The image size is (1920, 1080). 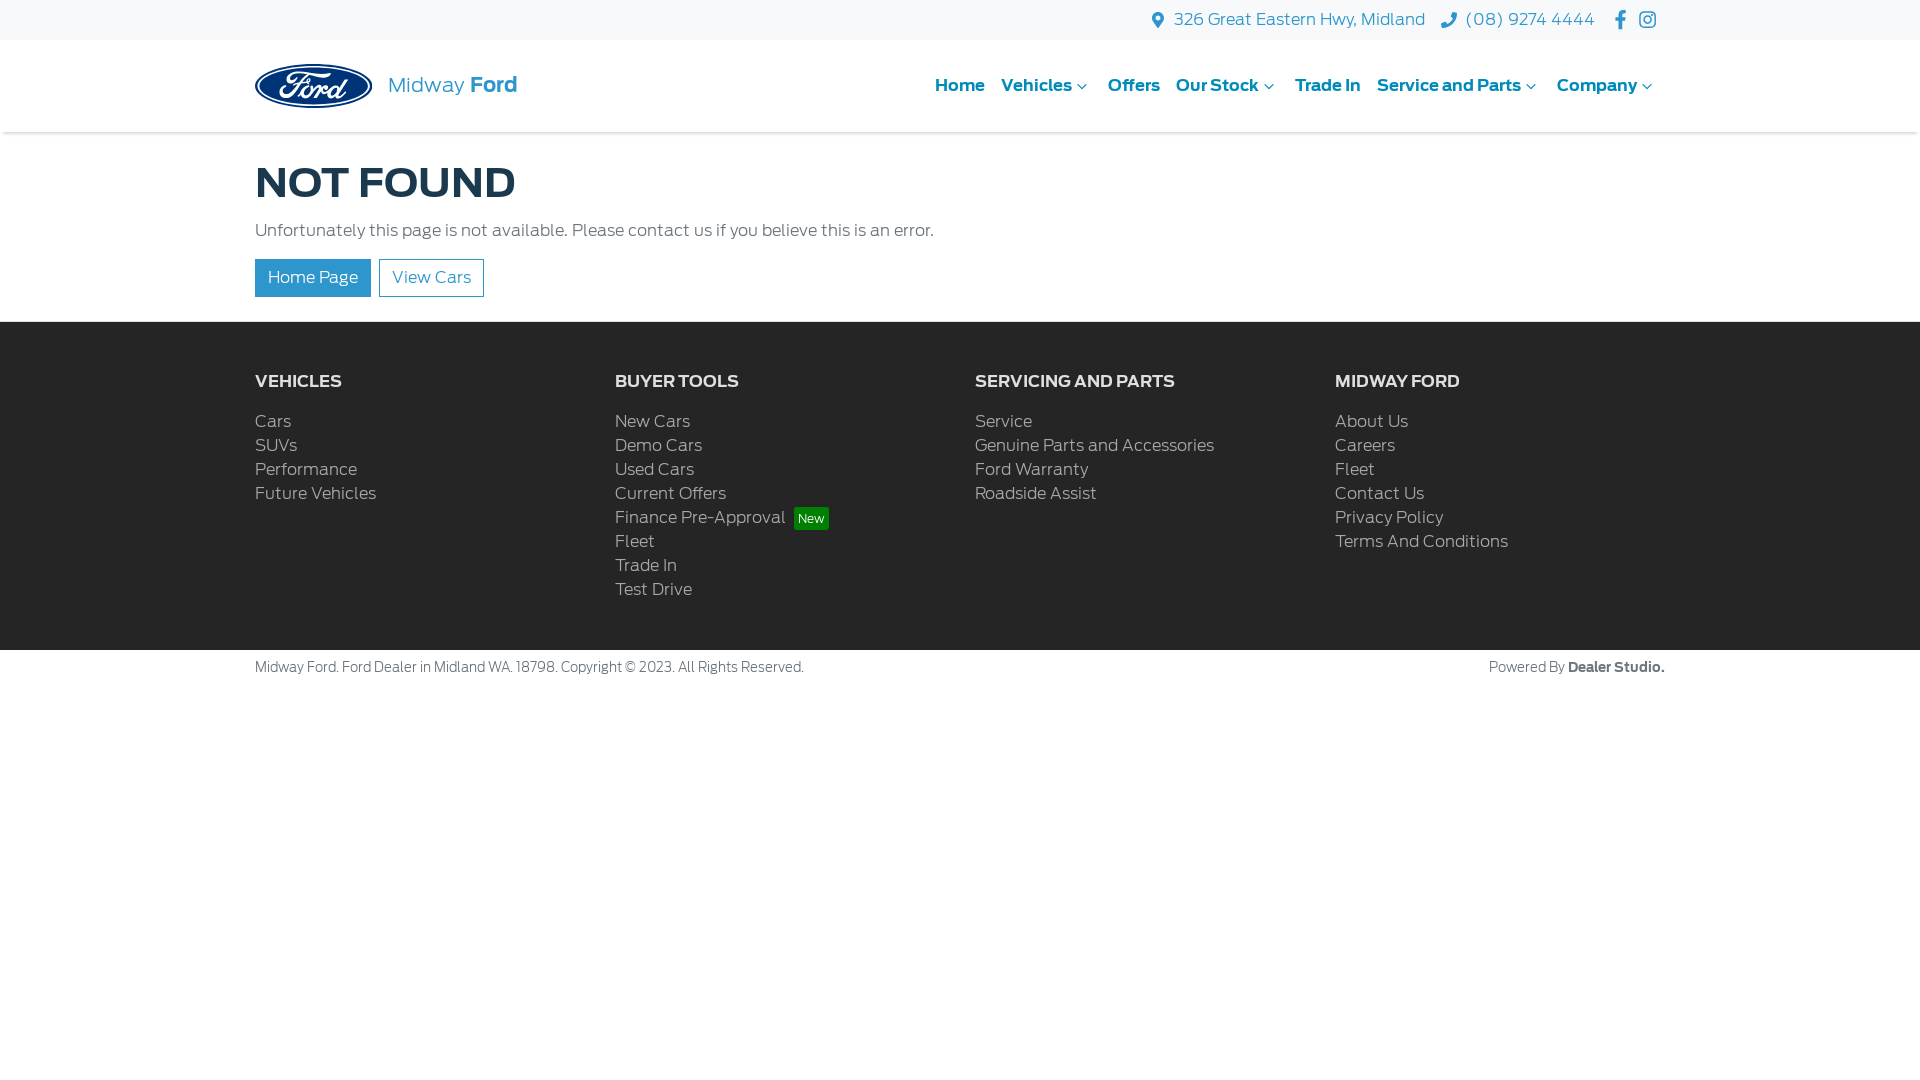 What do you see at coordinates (653, 588) in the screenshot?
I see `'Test Drive'` at bounding box center [653, 588].